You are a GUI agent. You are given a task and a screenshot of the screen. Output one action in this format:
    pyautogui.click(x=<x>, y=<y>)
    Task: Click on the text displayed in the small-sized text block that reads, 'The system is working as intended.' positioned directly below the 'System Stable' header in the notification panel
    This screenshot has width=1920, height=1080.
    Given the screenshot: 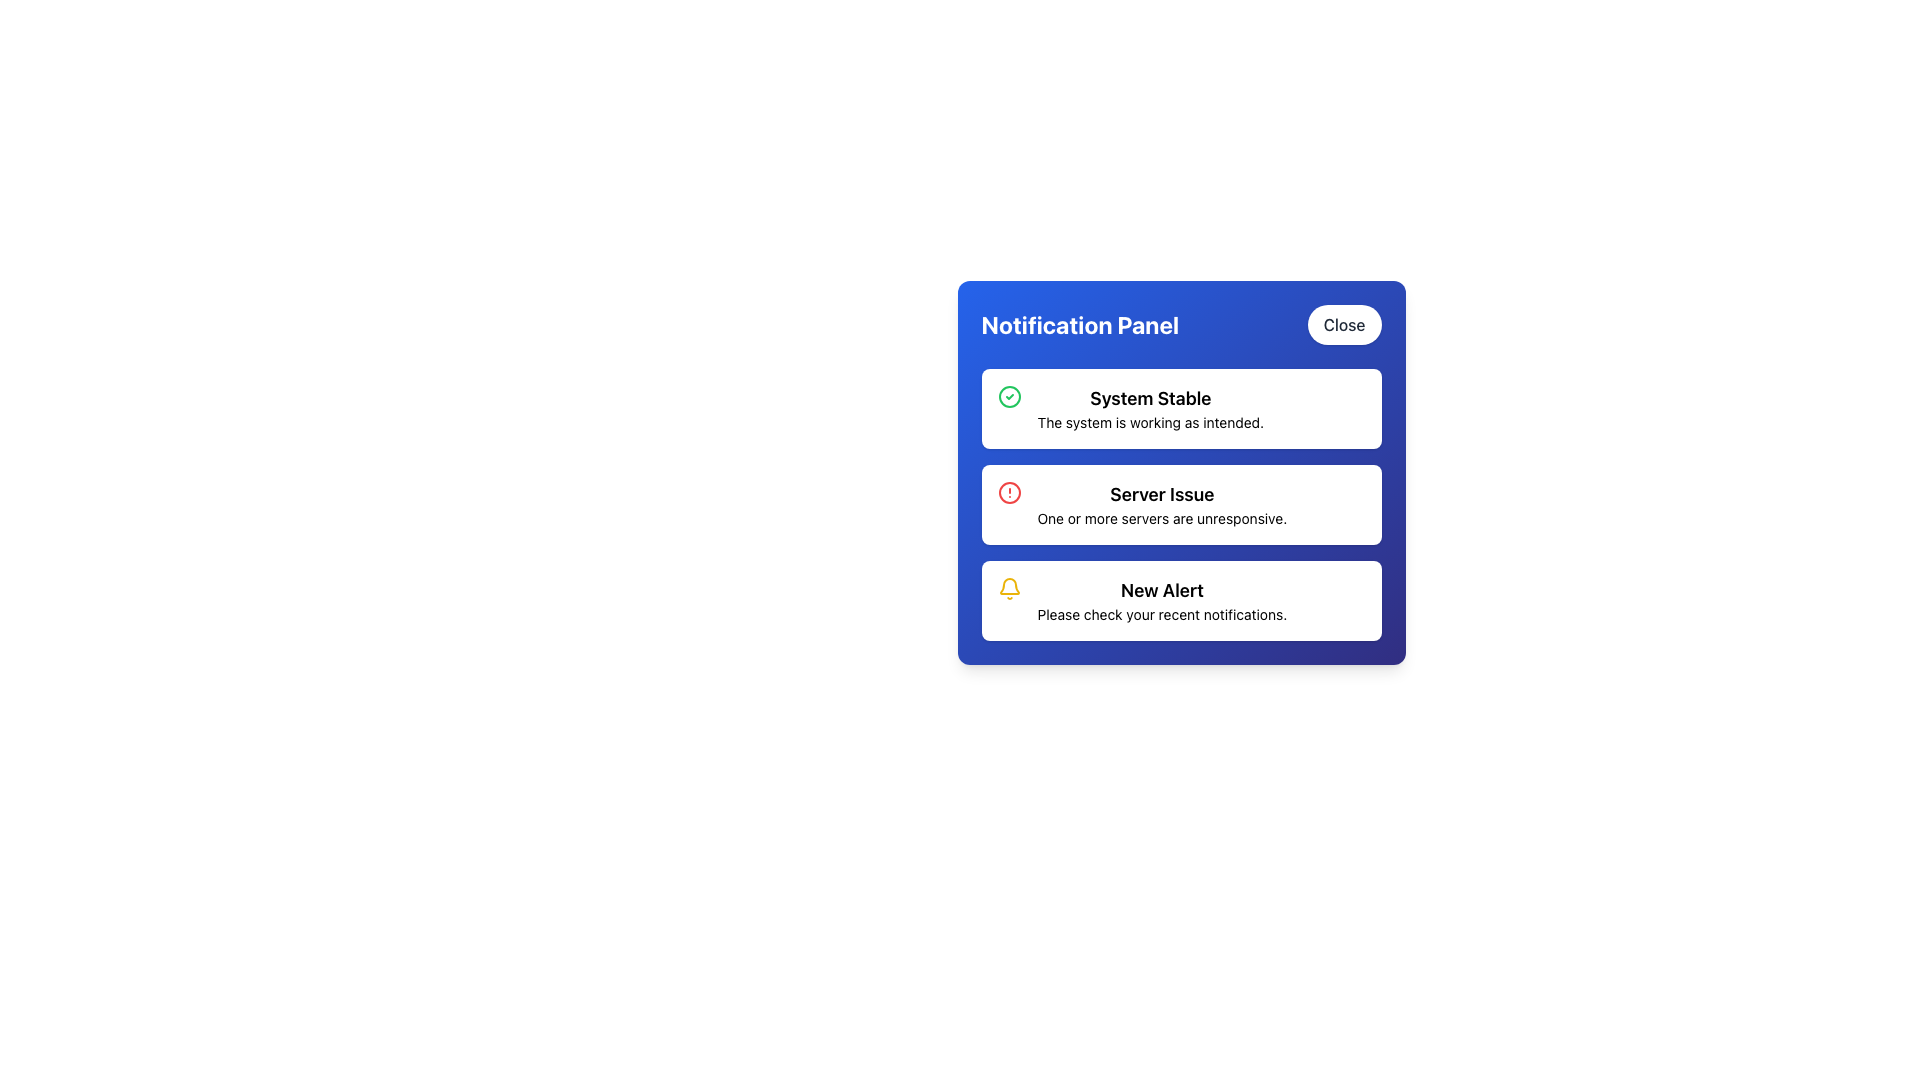 What is the action you would take?
    pyautogui.click(x=1150, y=422)
    